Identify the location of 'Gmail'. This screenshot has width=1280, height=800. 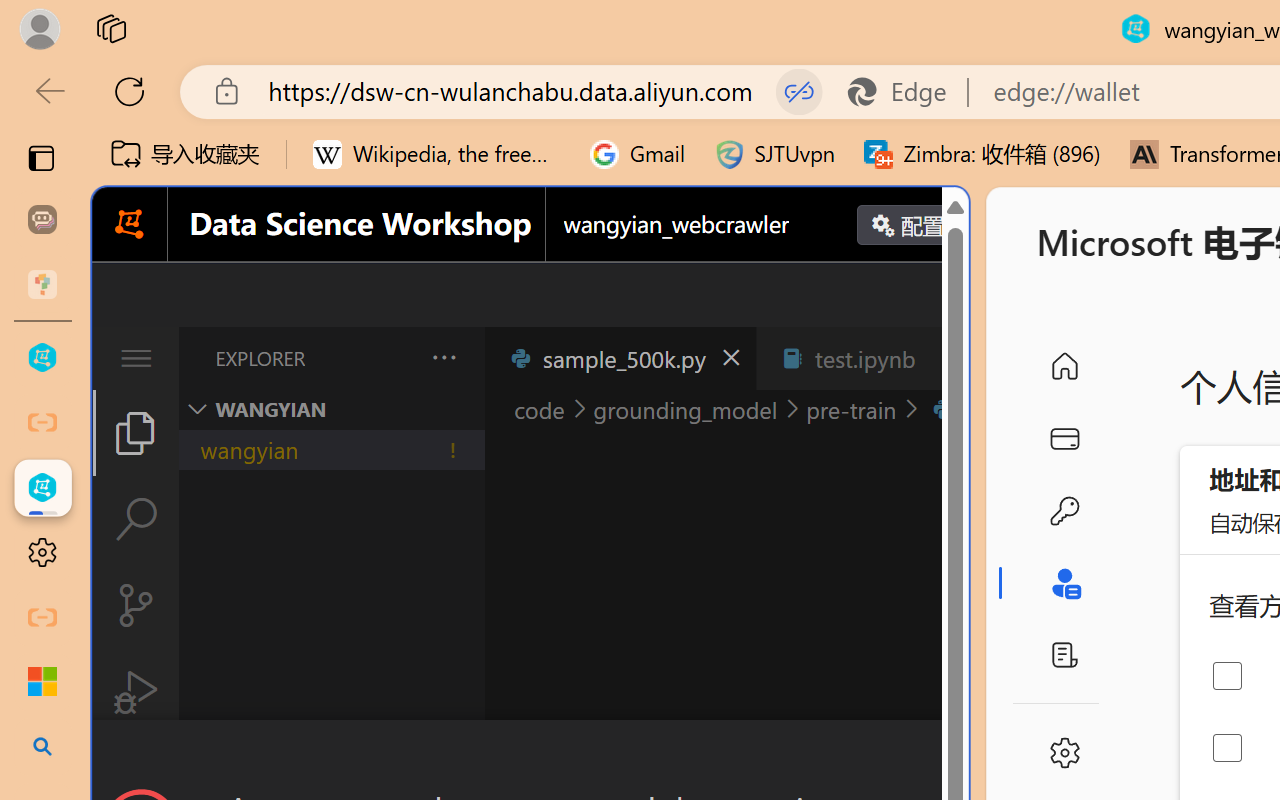
(637, 154).